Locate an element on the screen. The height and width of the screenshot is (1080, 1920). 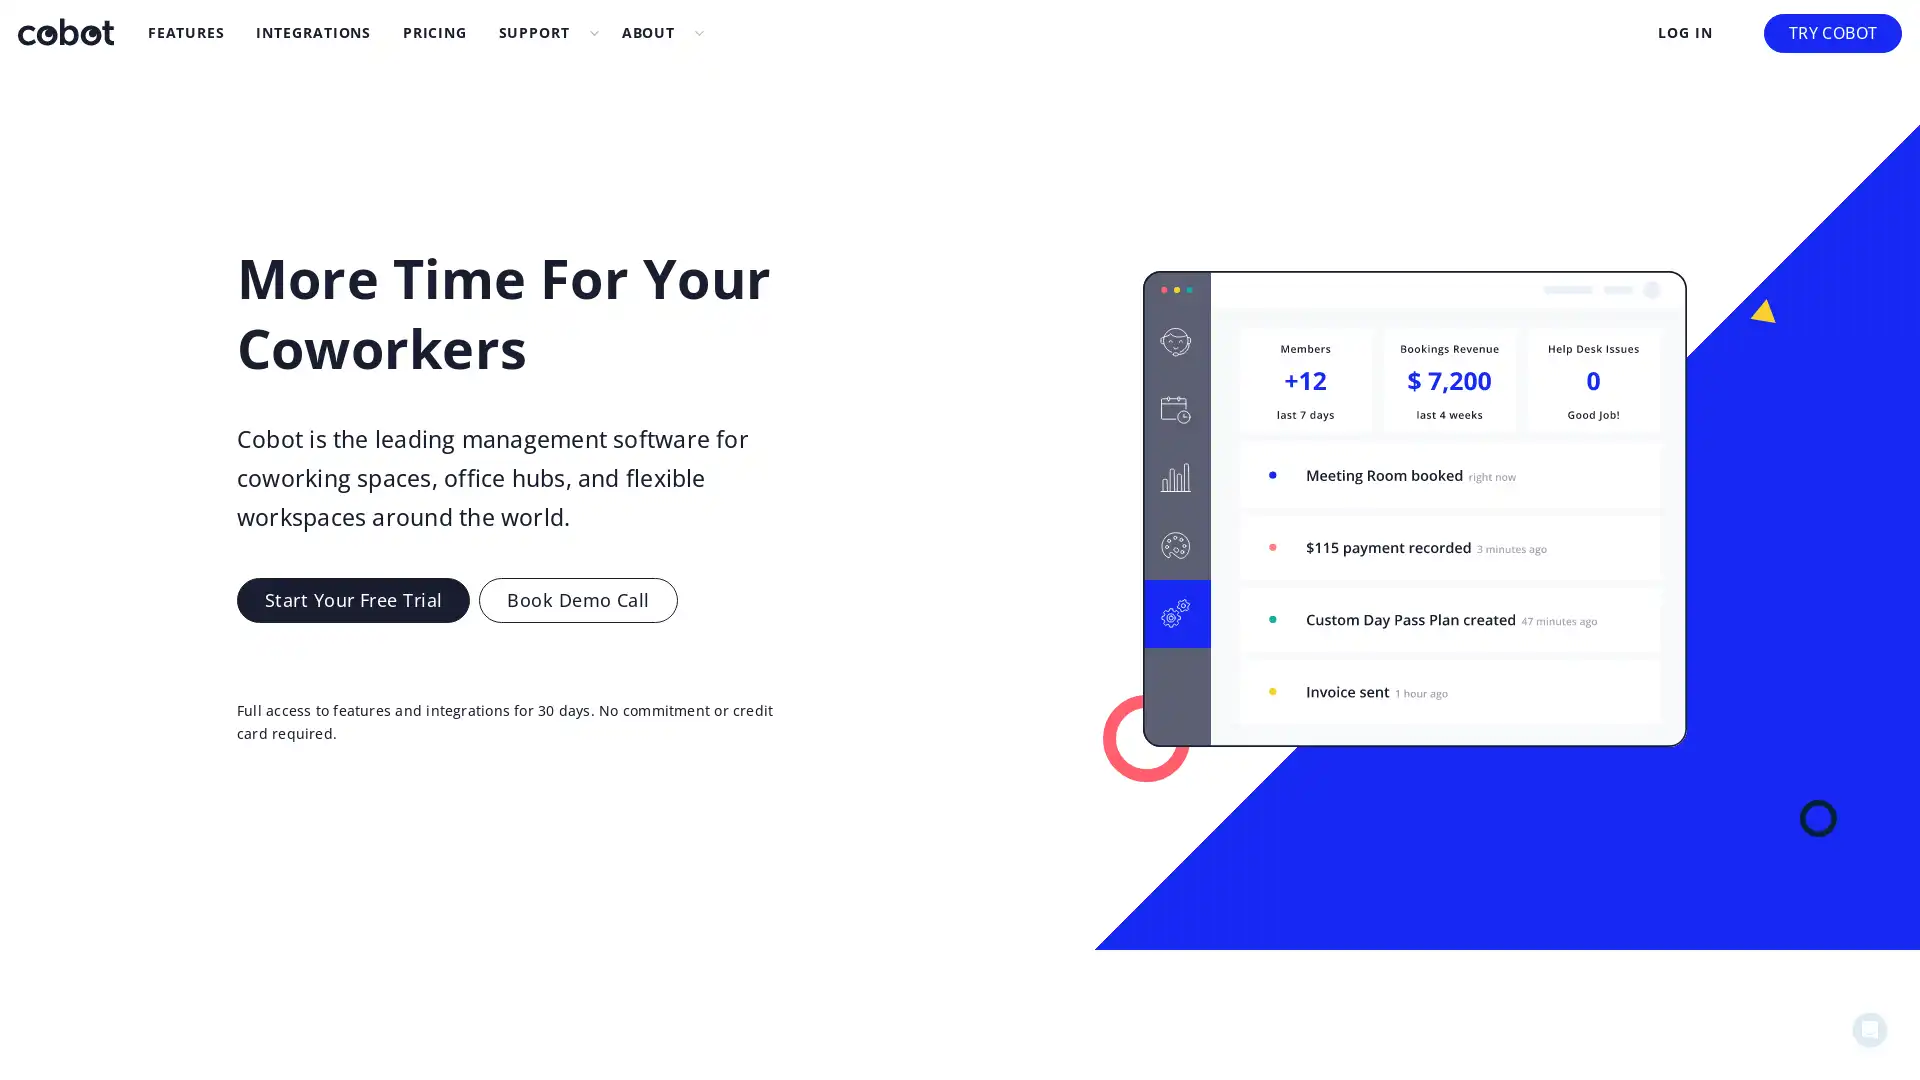
Open Intercom Messenger is located at coordinates (1869, 1029).